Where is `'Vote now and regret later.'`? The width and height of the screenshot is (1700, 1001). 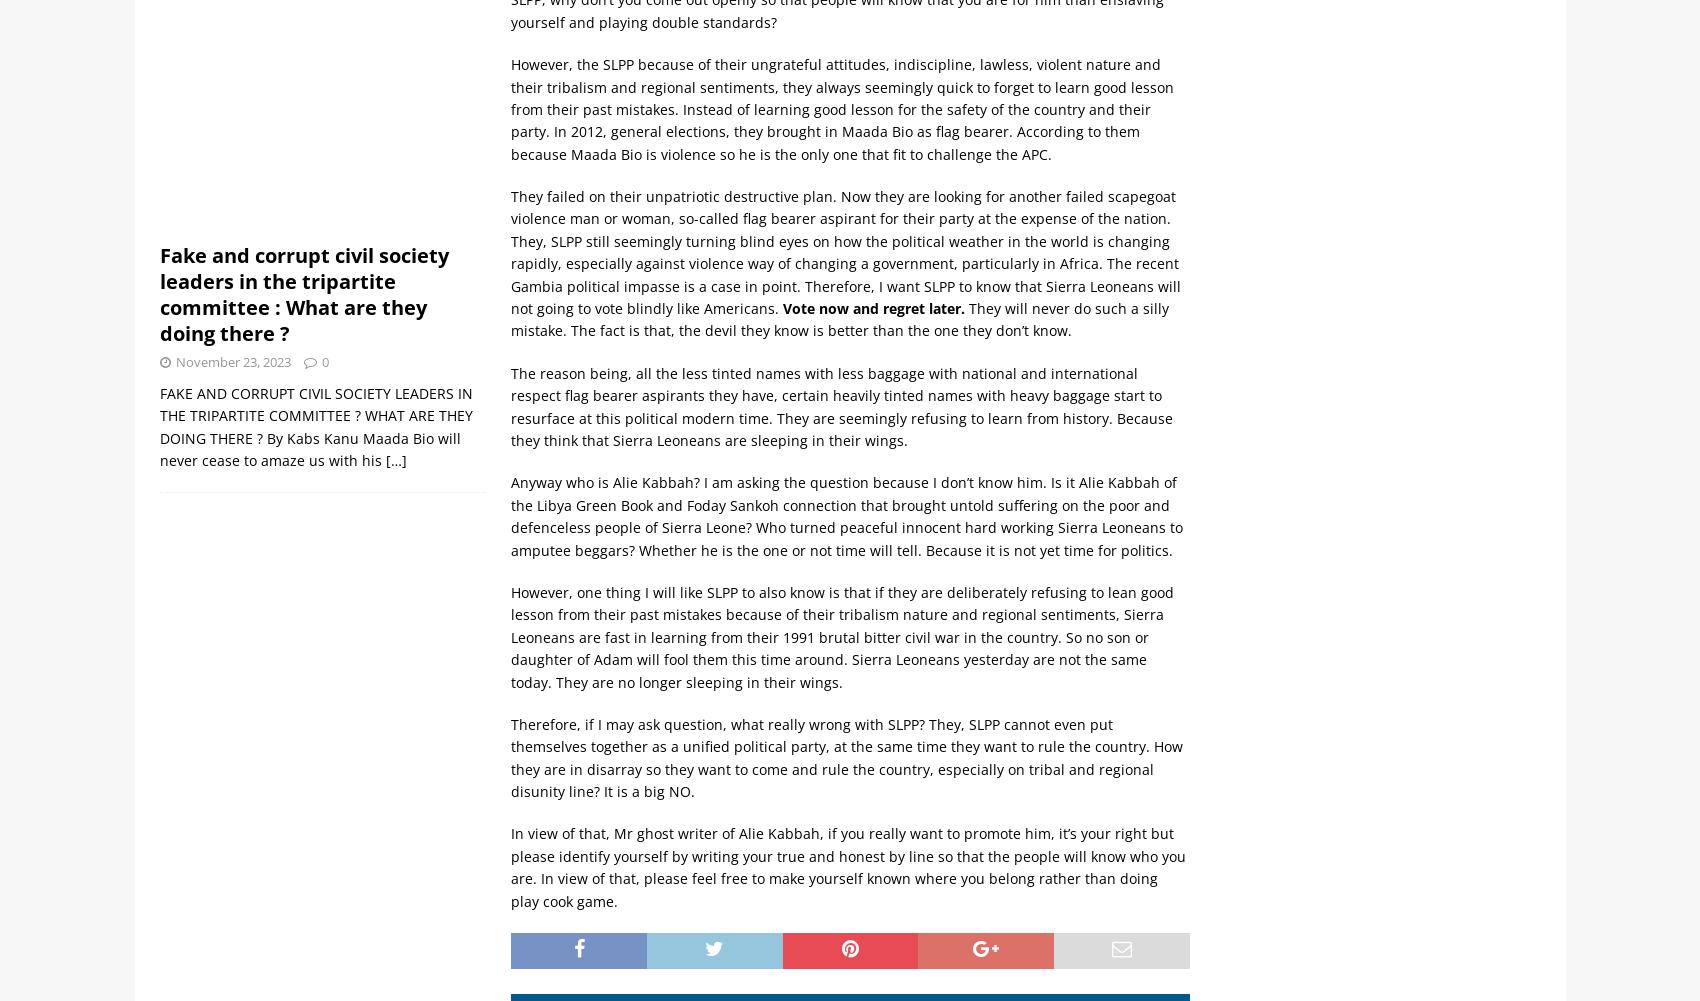 'Vote now and regret later.' is located at coordinates (782, 308).